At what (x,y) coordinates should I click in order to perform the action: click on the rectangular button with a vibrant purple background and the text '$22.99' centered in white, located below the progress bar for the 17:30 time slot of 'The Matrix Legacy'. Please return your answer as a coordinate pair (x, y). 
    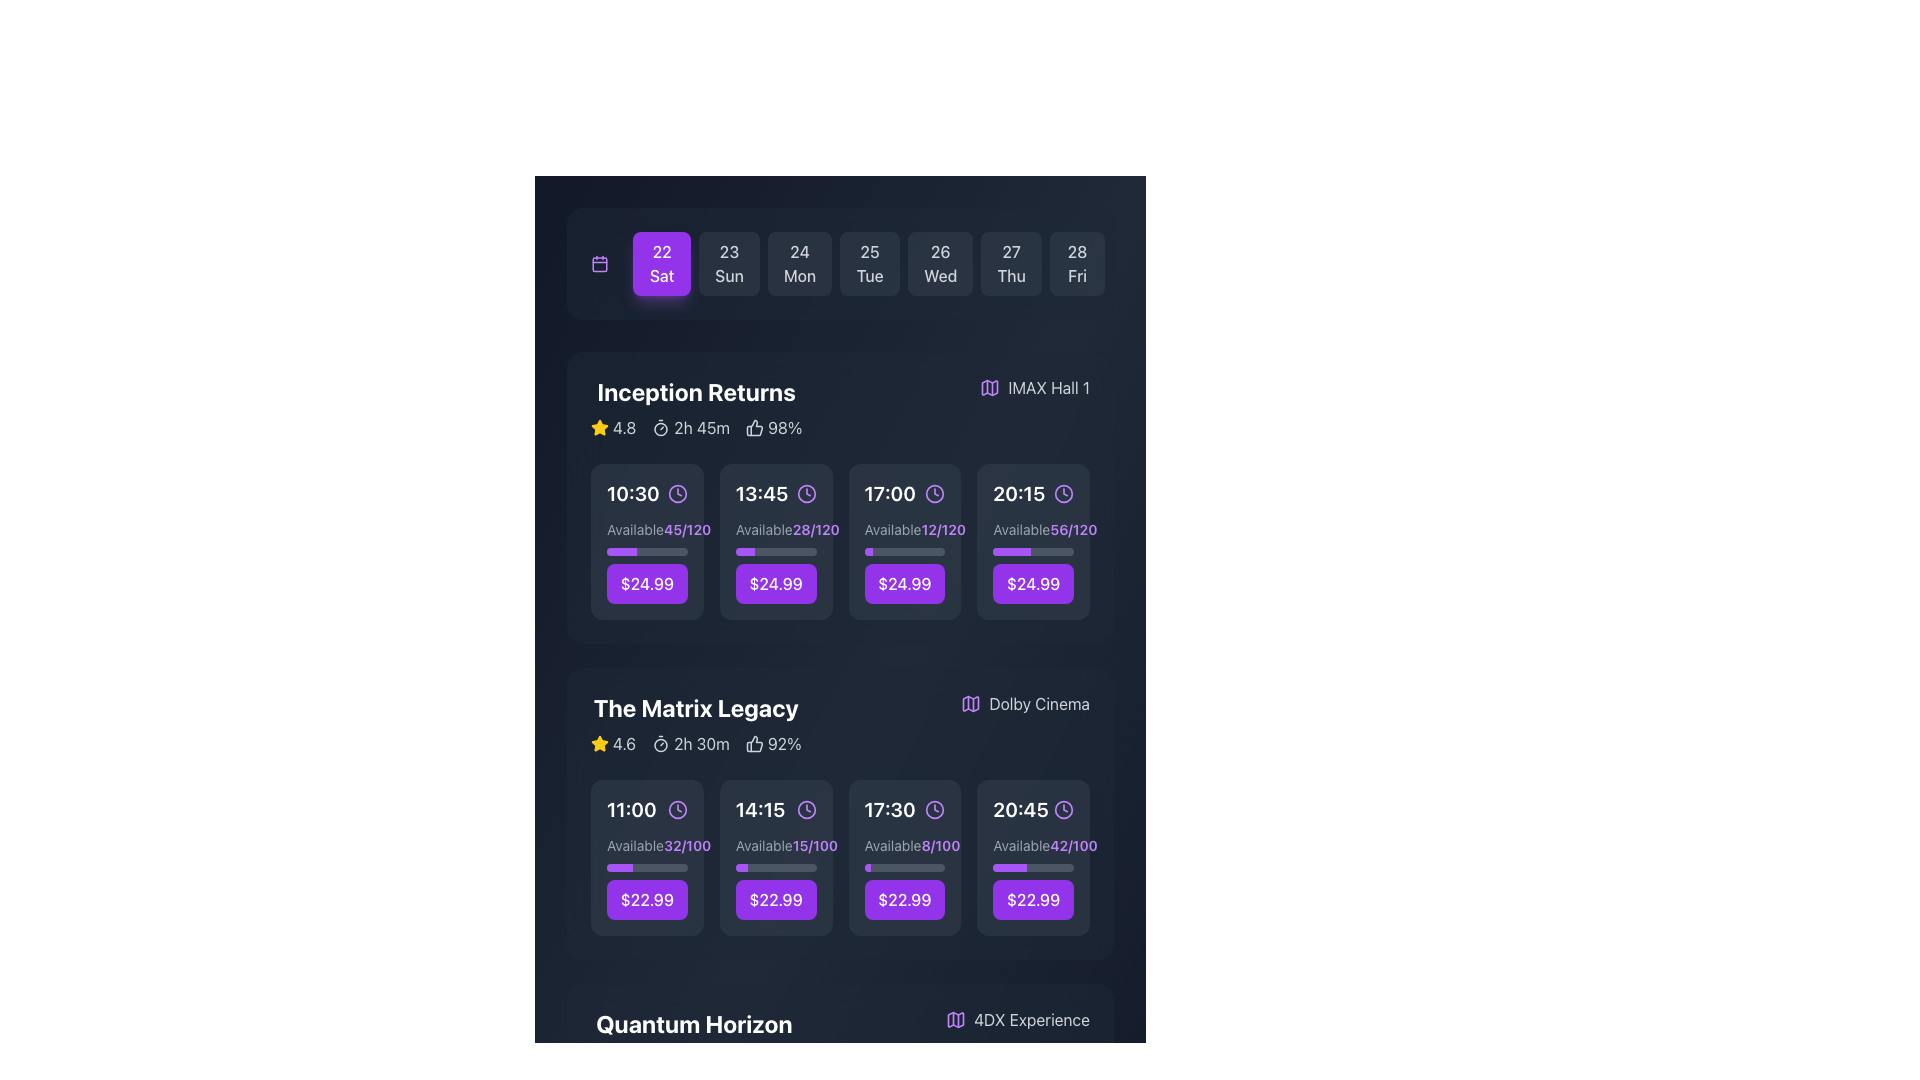
    Looking at the image, I should click on (903, 898).